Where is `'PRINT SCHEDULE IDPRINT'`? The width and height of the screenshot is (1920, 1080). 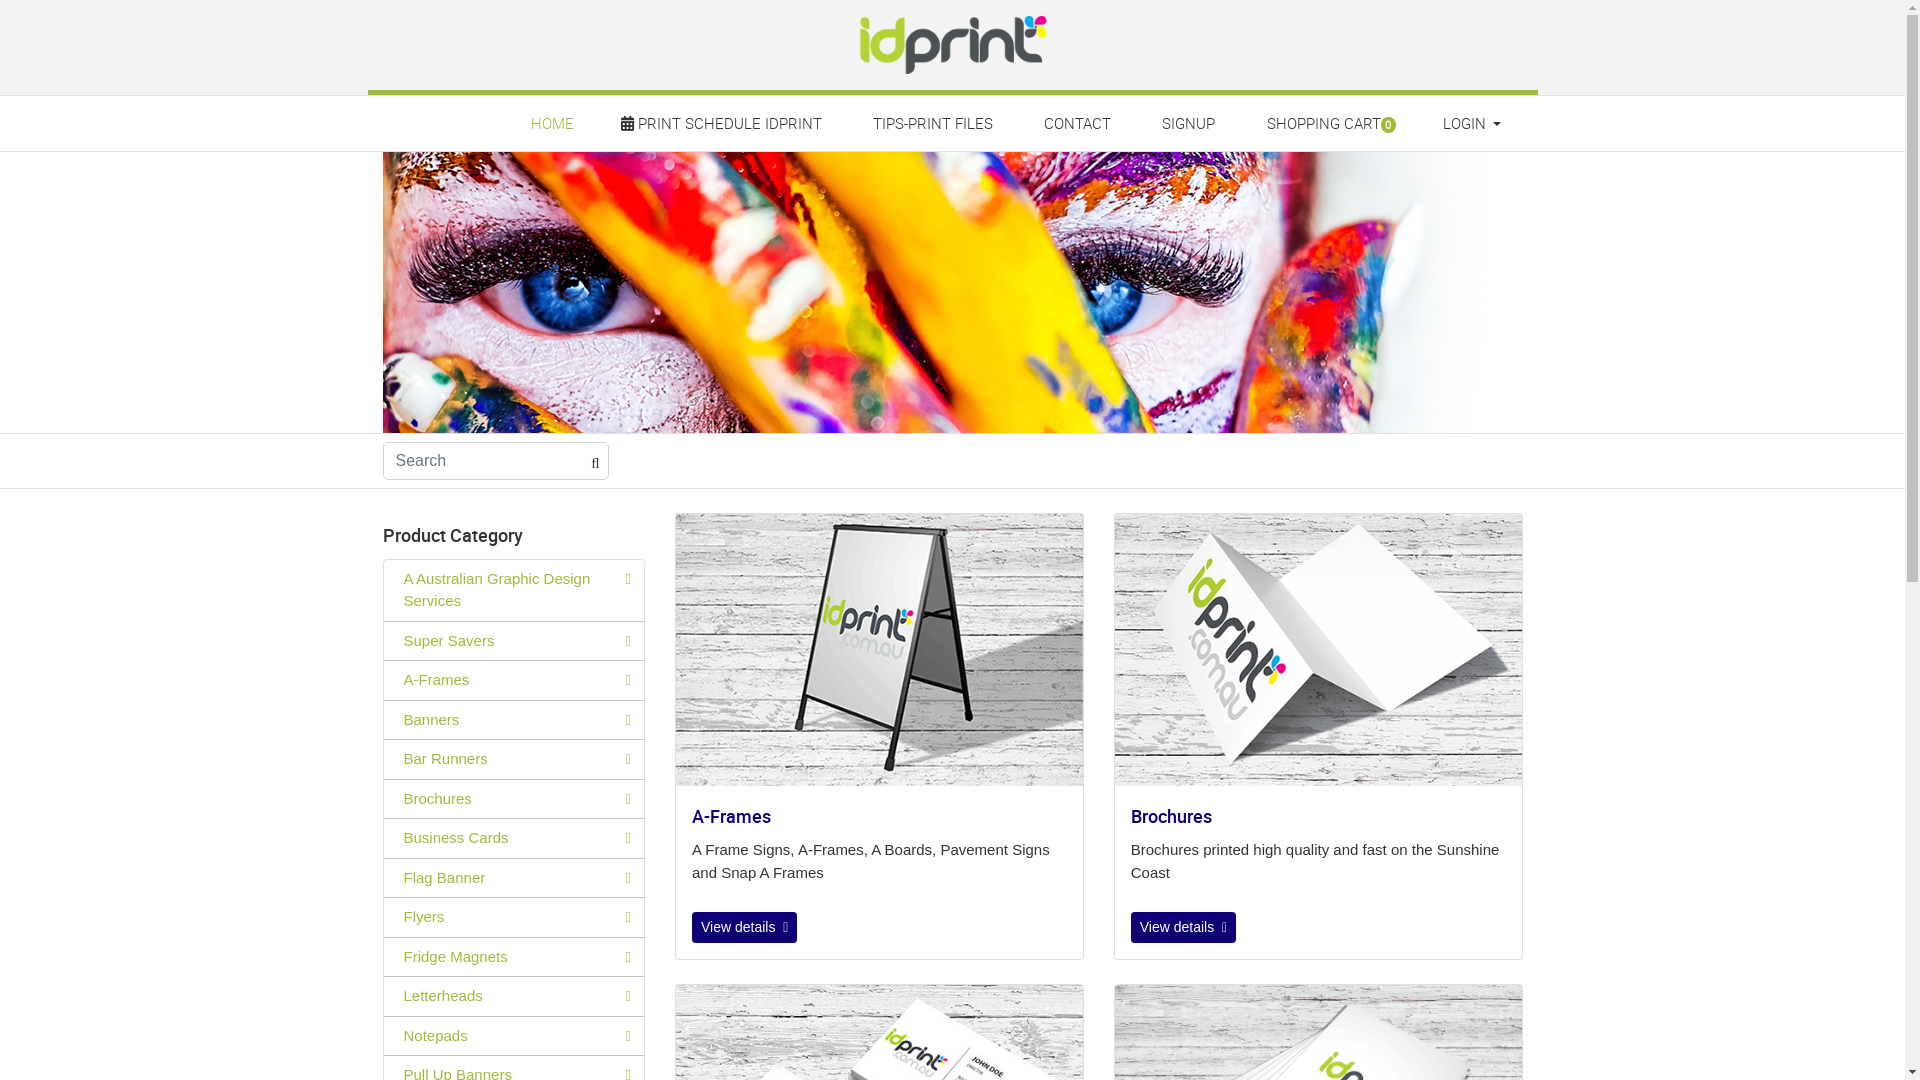
'PRINT SCHEDULE IDPRINT' is located at coordinates (722, 123).